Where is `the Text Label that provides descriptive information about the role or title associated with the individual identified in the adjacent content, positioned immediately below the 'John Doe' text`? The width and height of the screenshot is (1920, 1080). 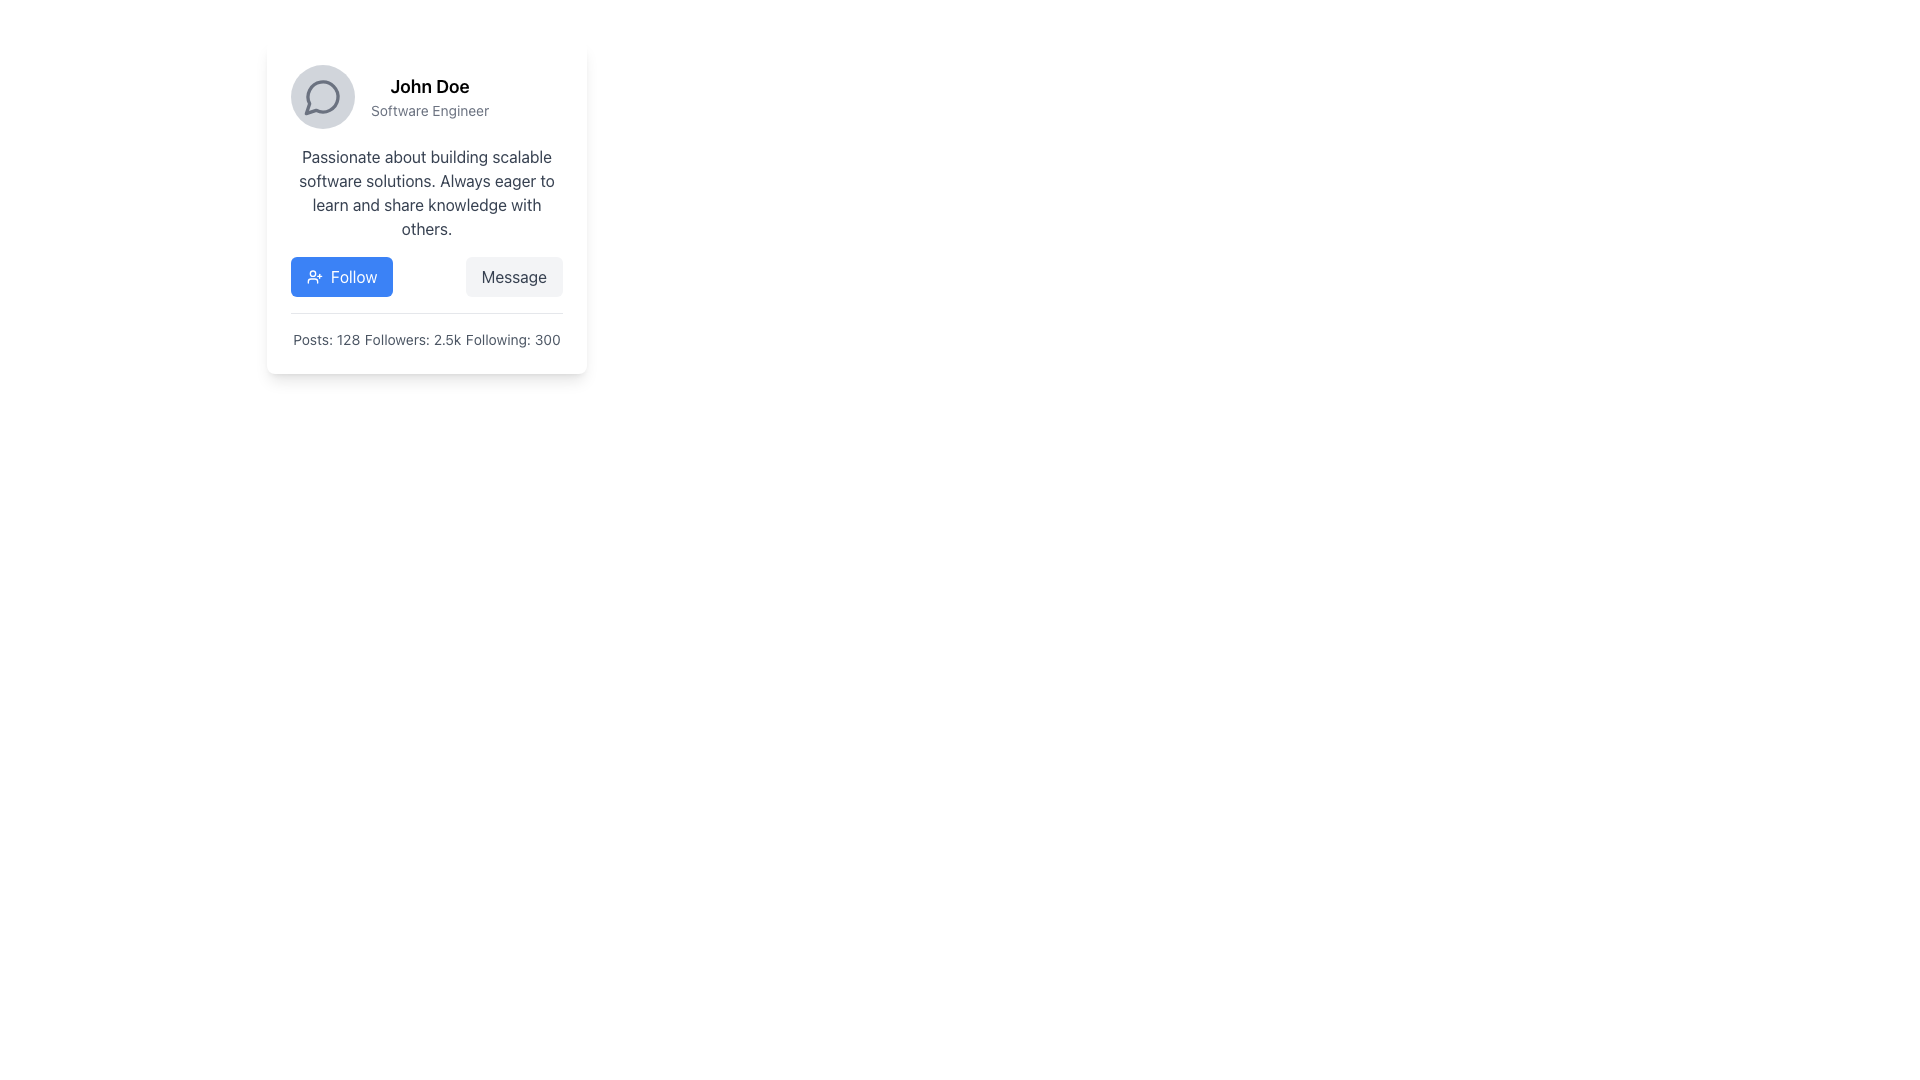 the Text Label that provides descriptive information about the role or title associated with the individual identified in the adjacent content, positioned immediately below the 'John Doe' text is located at coordinates (429, 111).